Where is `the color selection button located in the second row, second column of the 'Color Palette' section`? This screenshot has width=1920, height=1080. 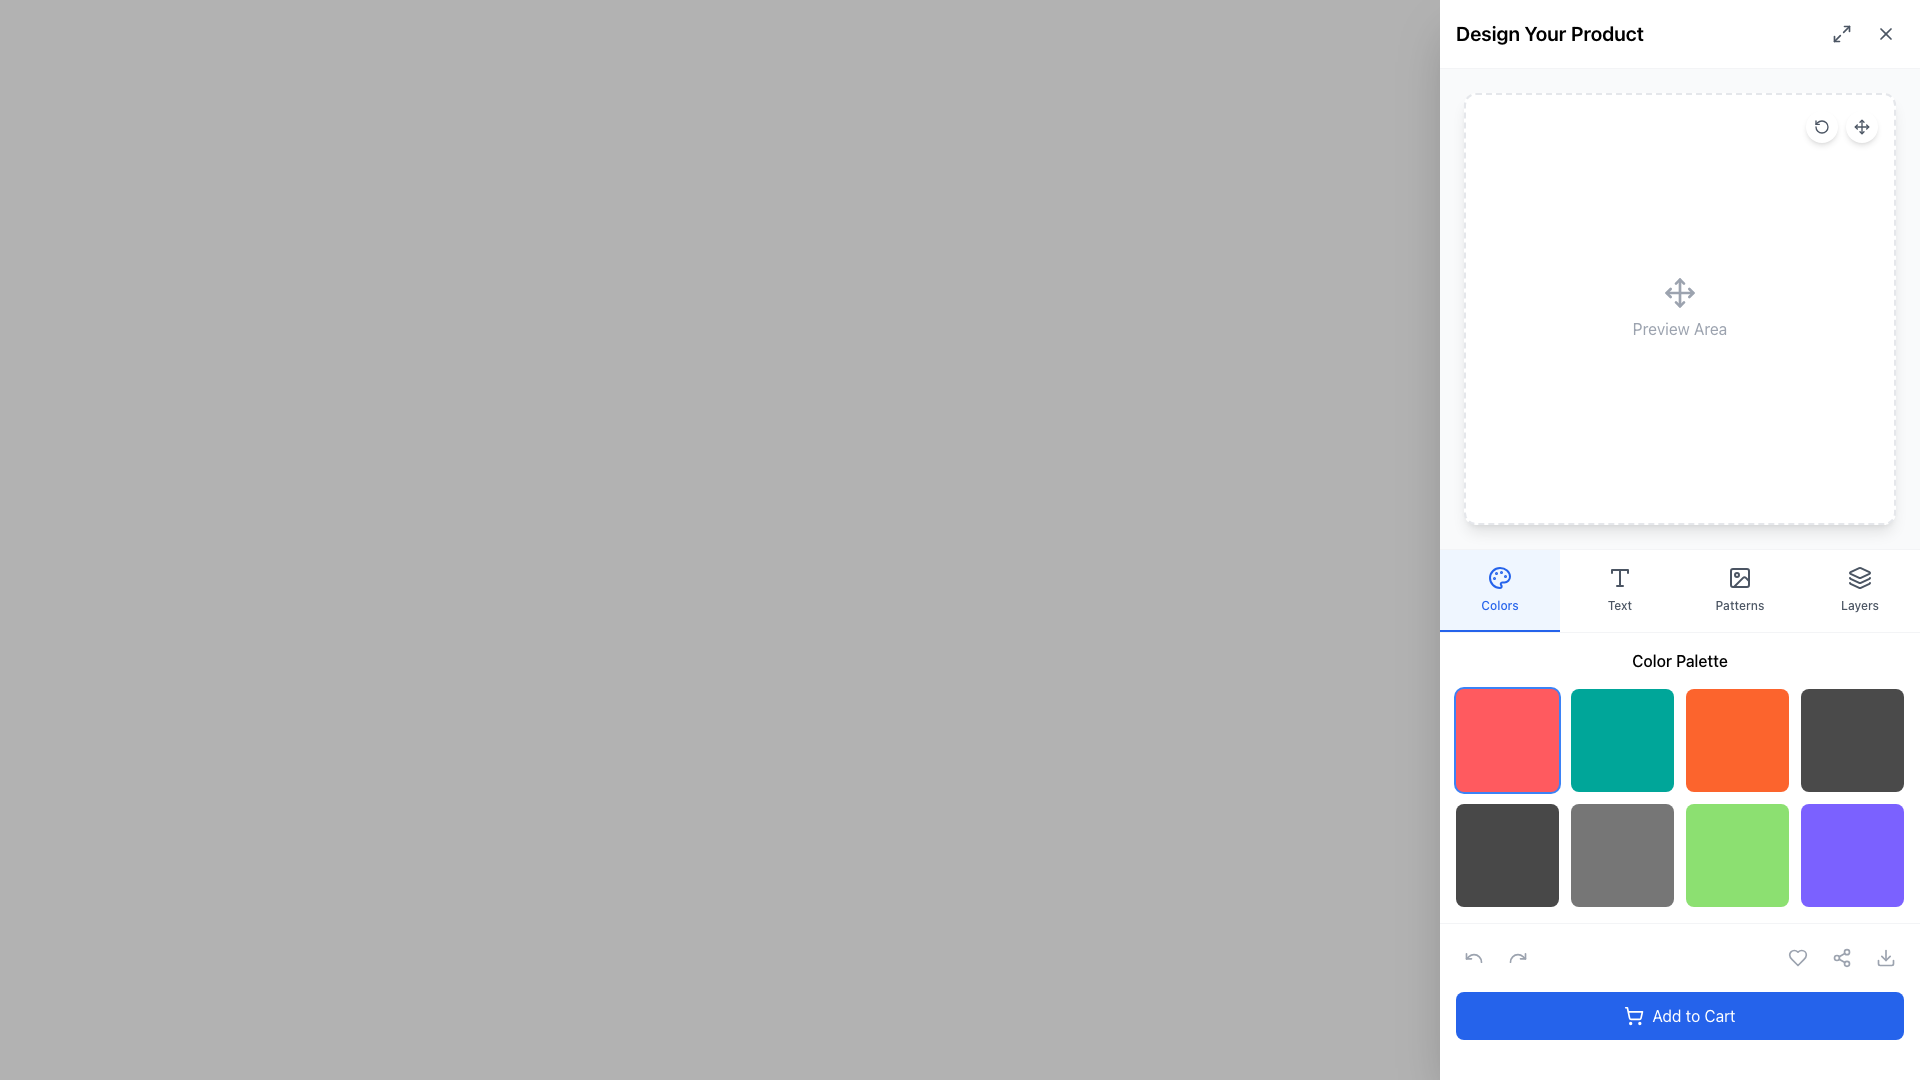 the color selection button located in the second row, second column of the 'Color Palette' section is located at coordinates (1622, 855).